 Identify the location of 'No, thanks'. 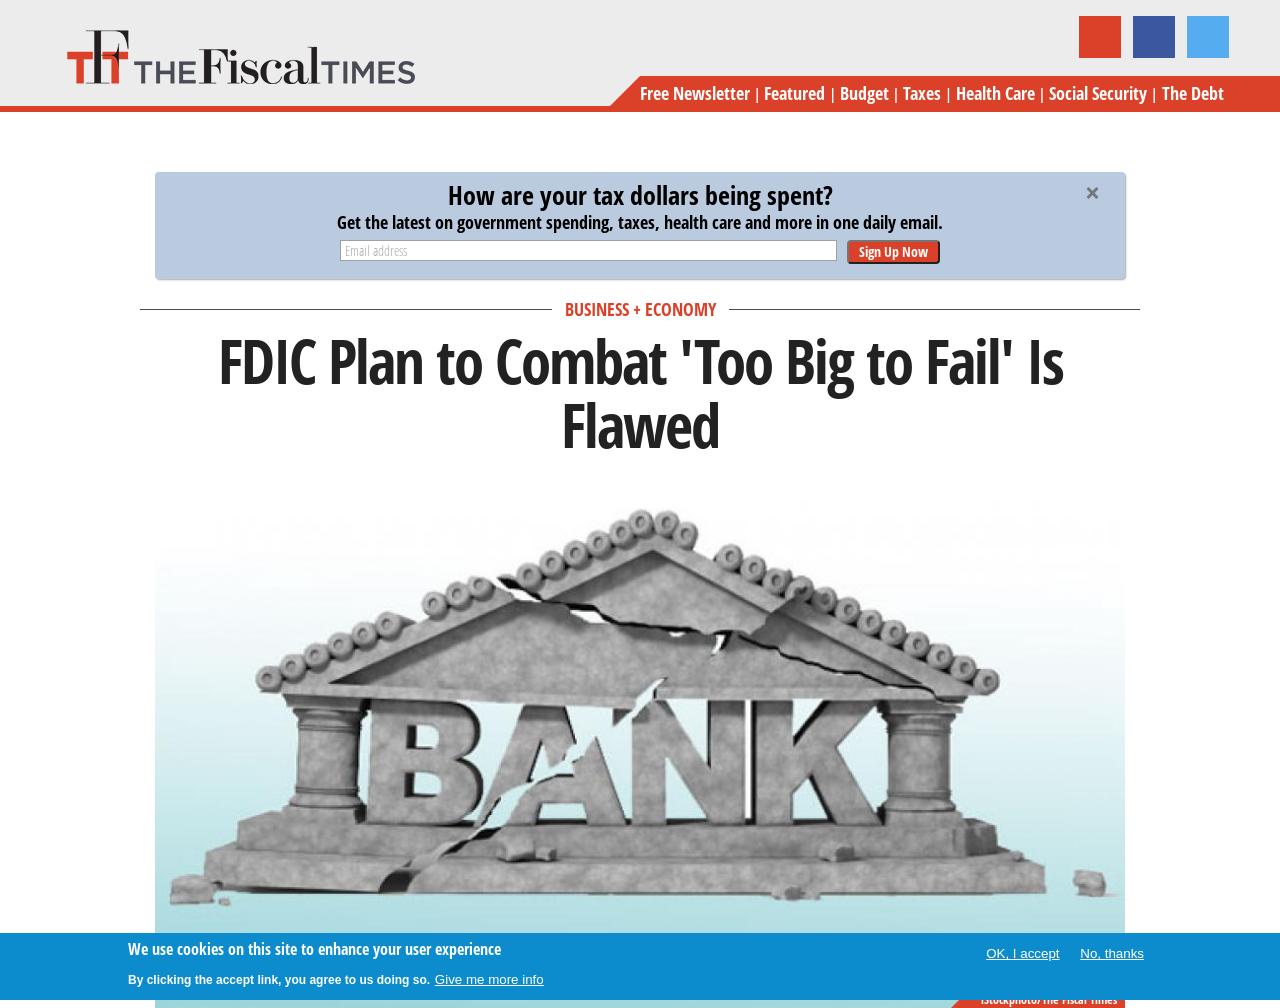
(1111, 953).